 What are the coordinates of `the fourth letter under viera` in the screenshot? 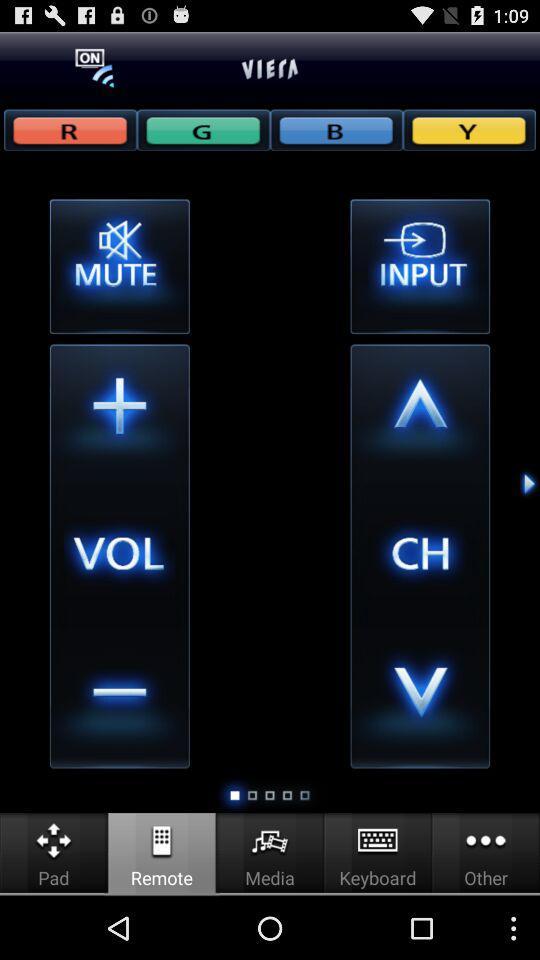 It's located at (469, 128).